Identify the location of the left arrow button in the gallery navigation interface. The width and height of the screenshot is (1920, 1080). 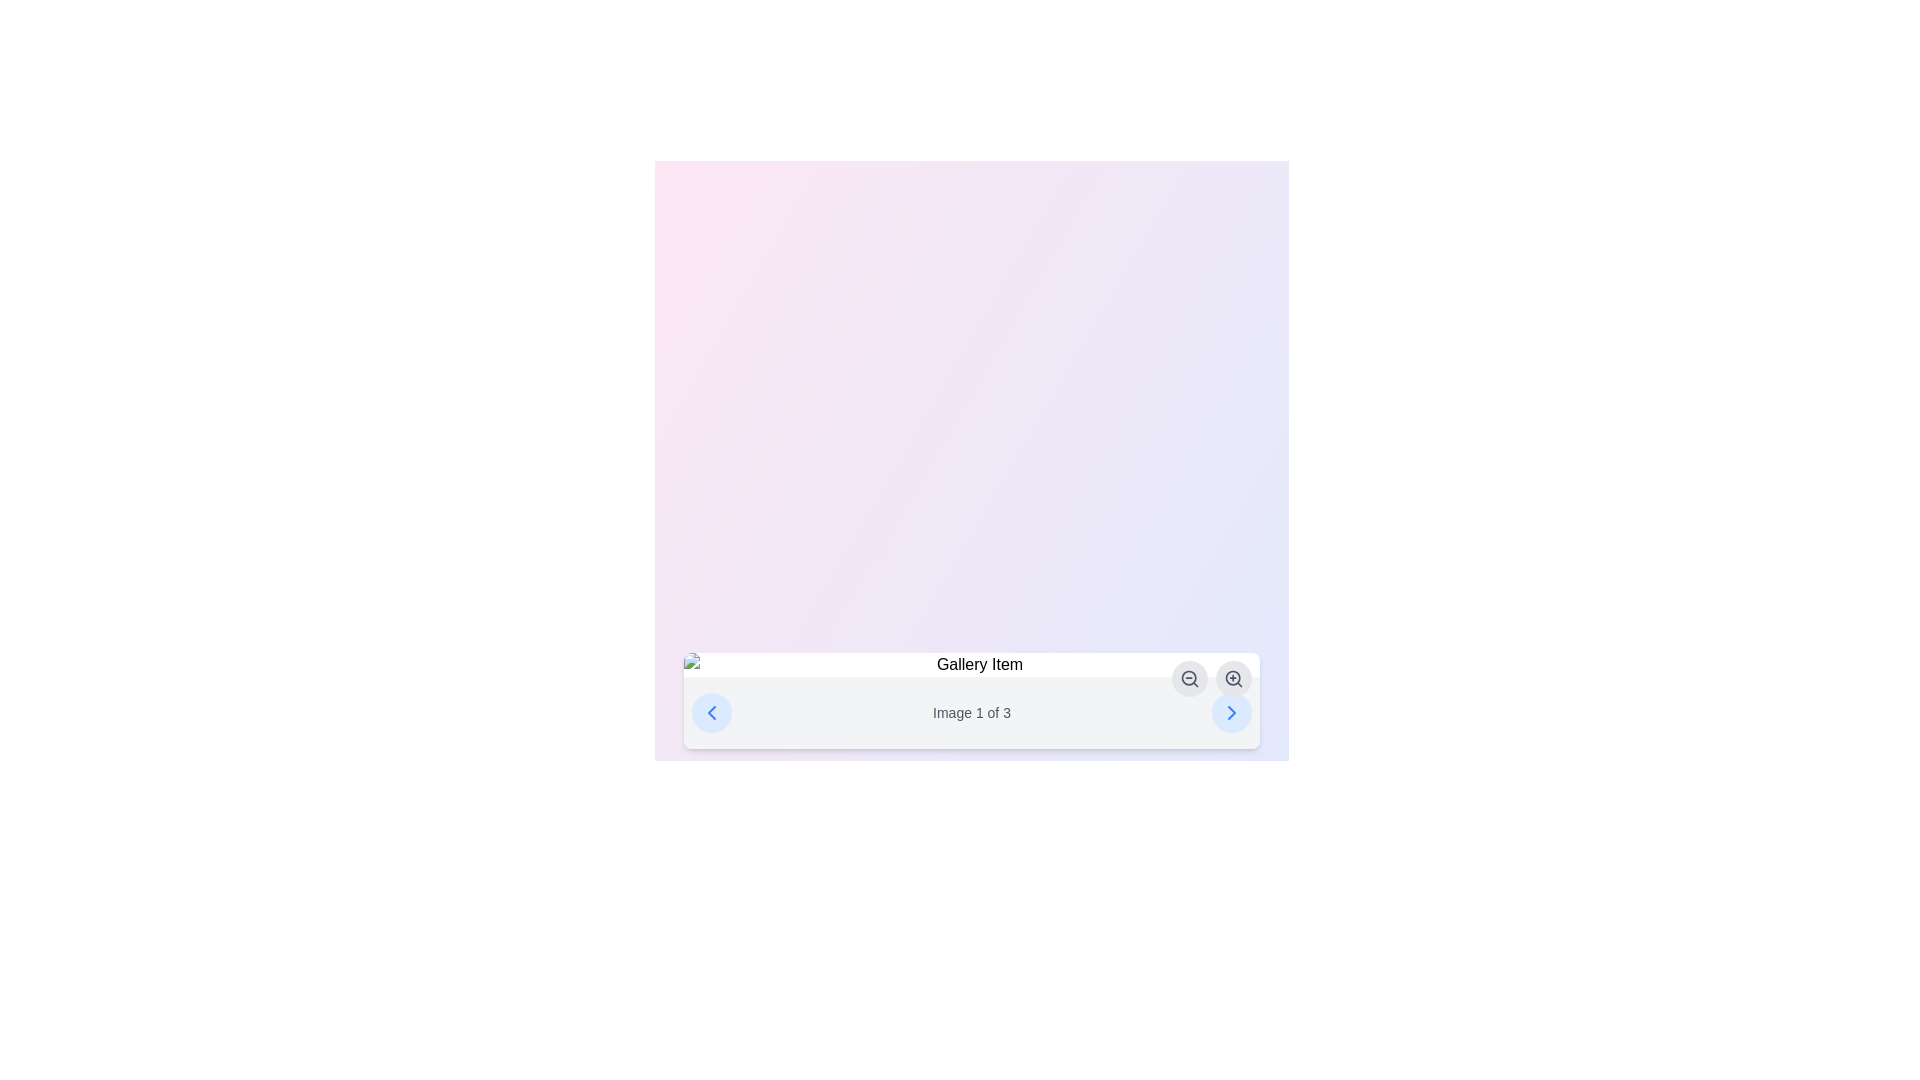
(711, 712).